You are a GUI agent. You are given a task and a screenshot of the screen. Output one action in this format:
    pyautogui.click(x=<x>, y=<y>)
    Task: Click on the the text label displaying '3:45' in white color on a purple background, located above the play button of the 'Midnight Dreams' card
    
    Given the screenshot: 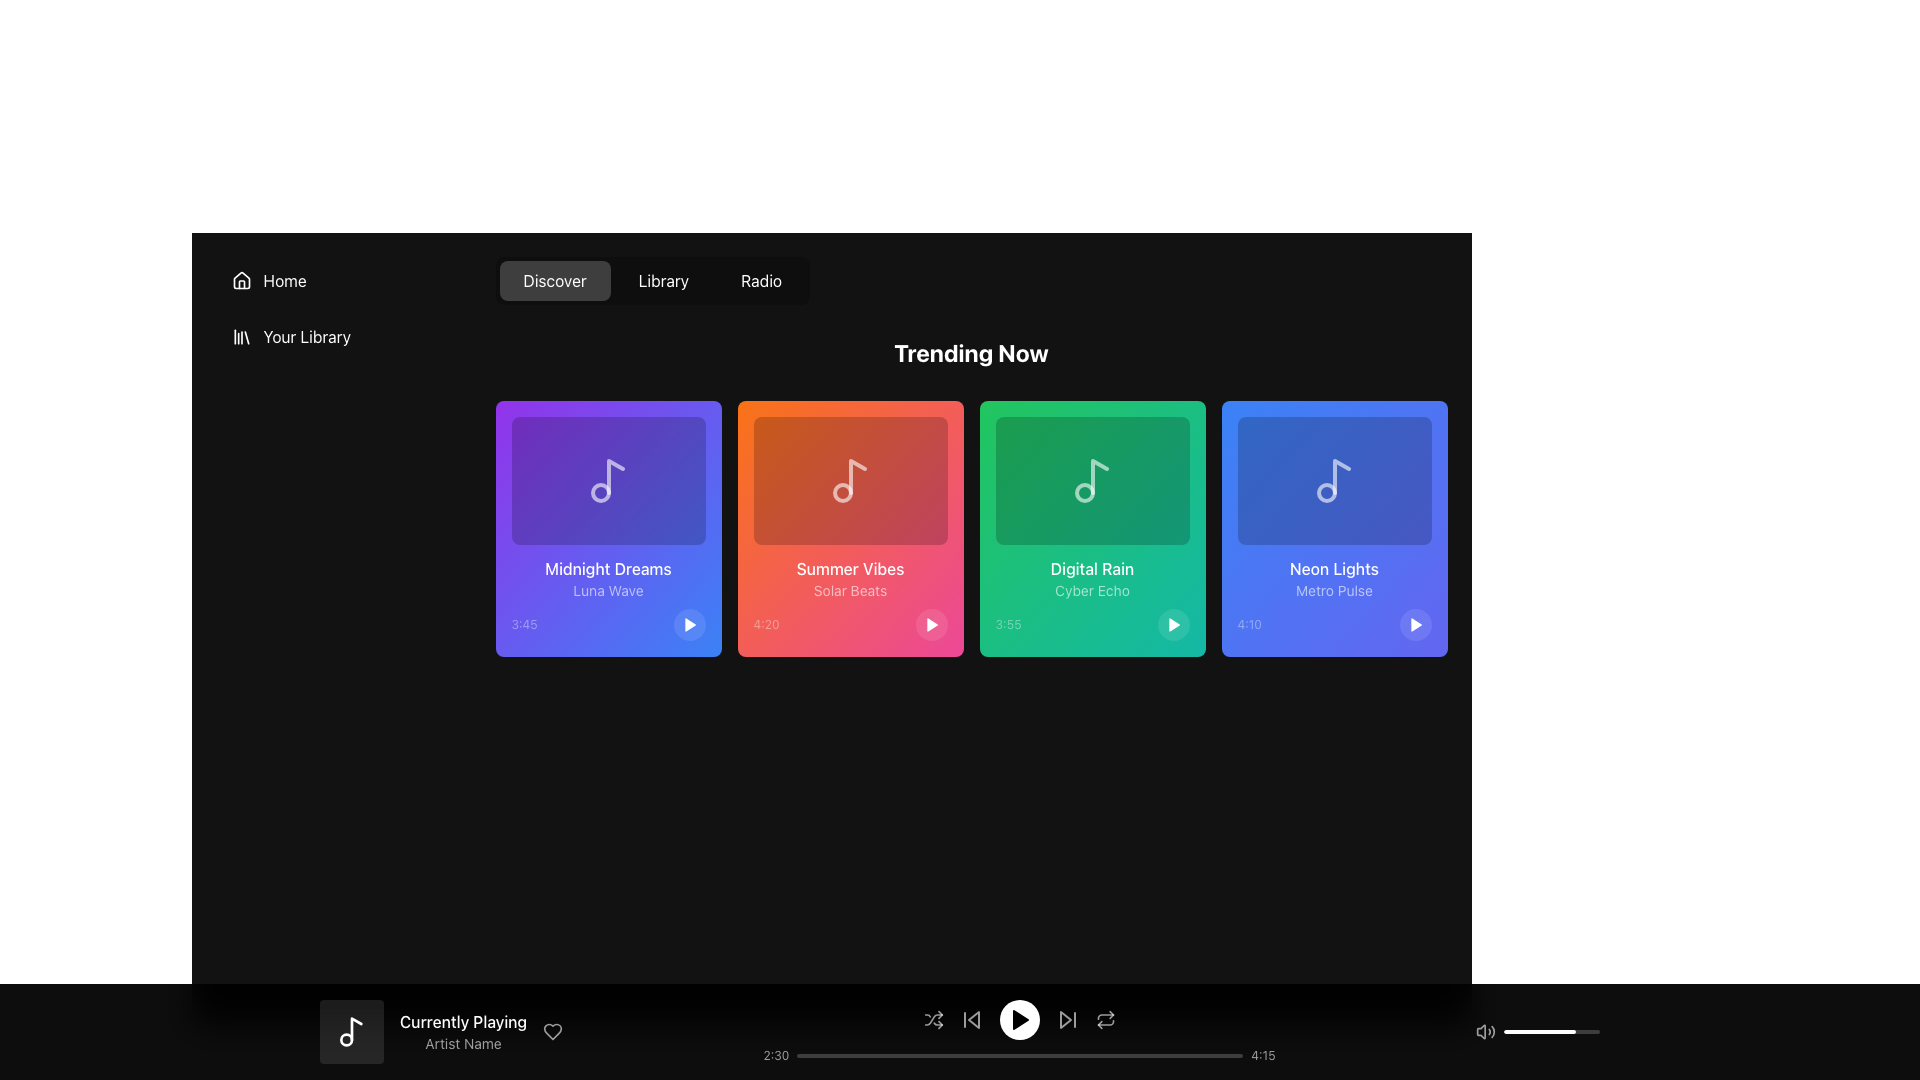 What is the action you would take?
    pyautogui.click(x=524, y=623)
    